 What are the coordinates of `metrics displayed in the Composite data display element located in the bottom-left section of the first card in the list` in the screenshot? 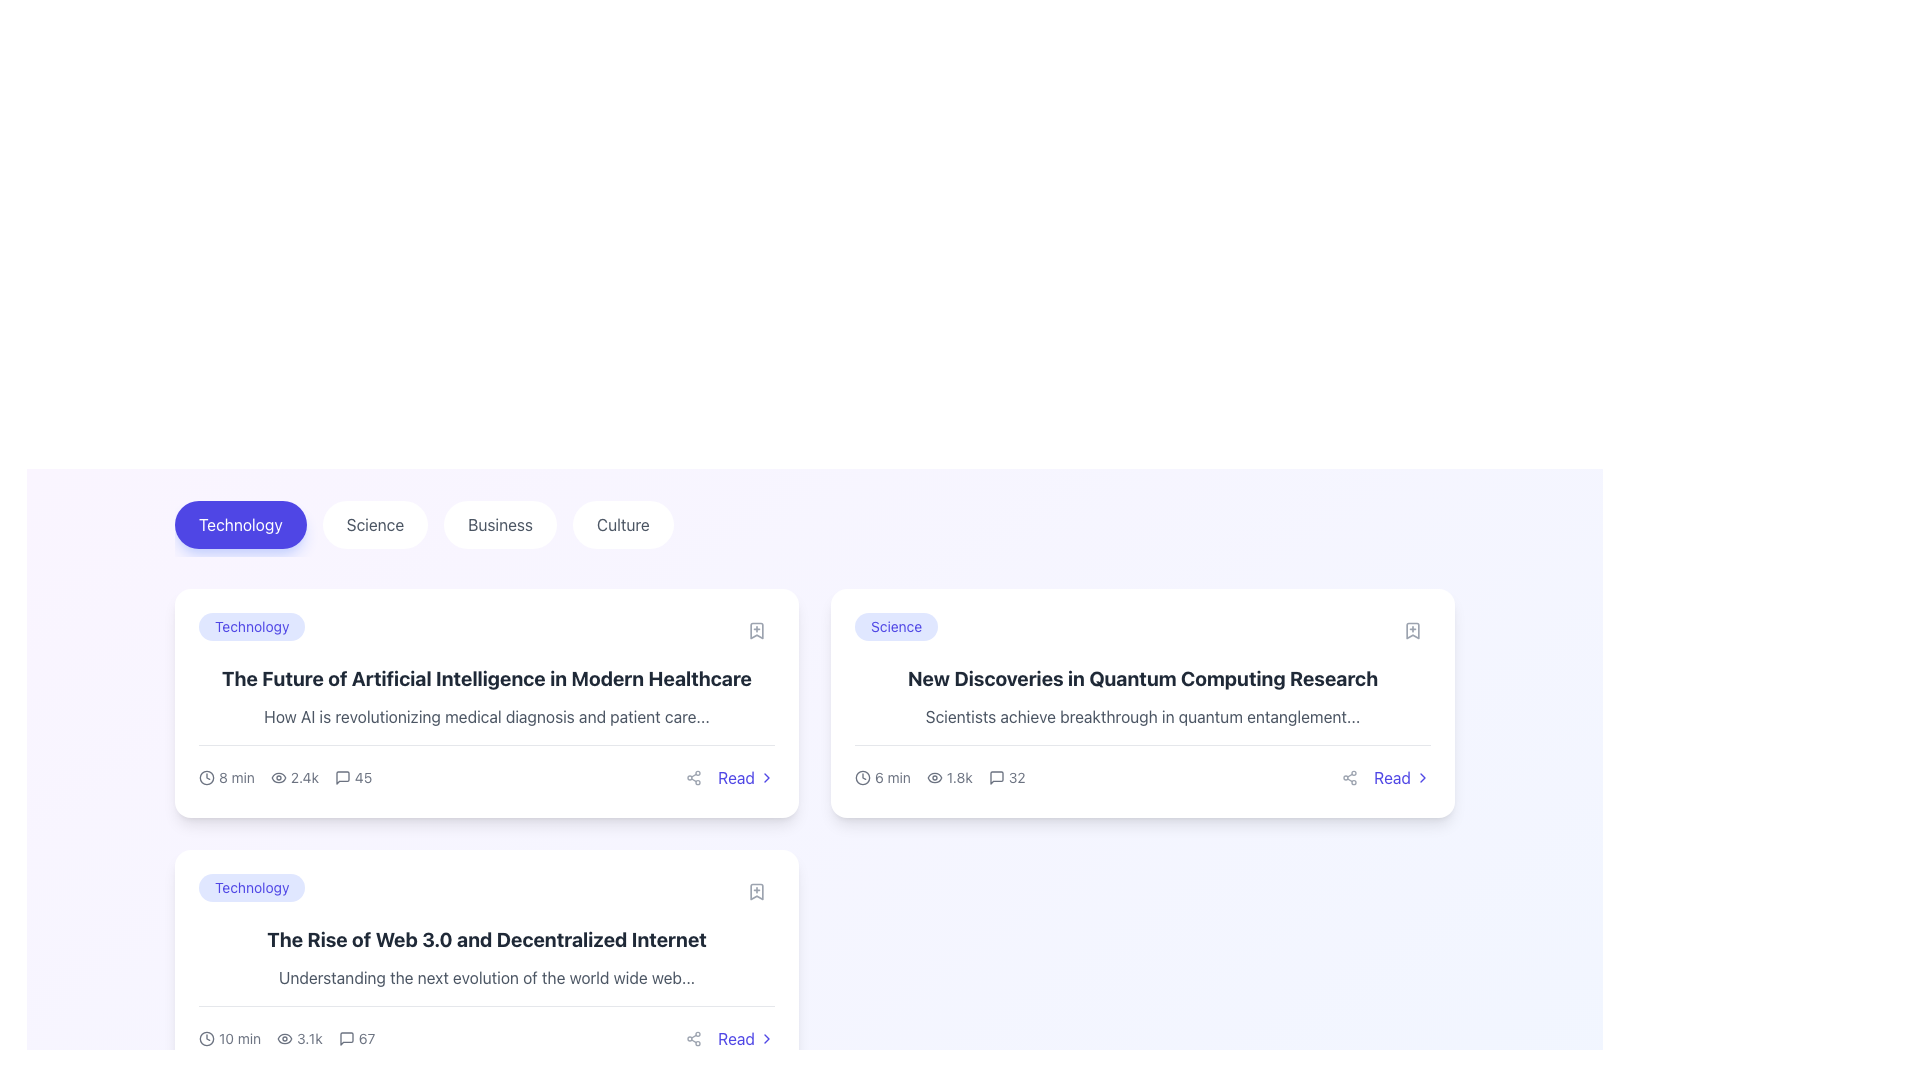 It's located at (284, 777).